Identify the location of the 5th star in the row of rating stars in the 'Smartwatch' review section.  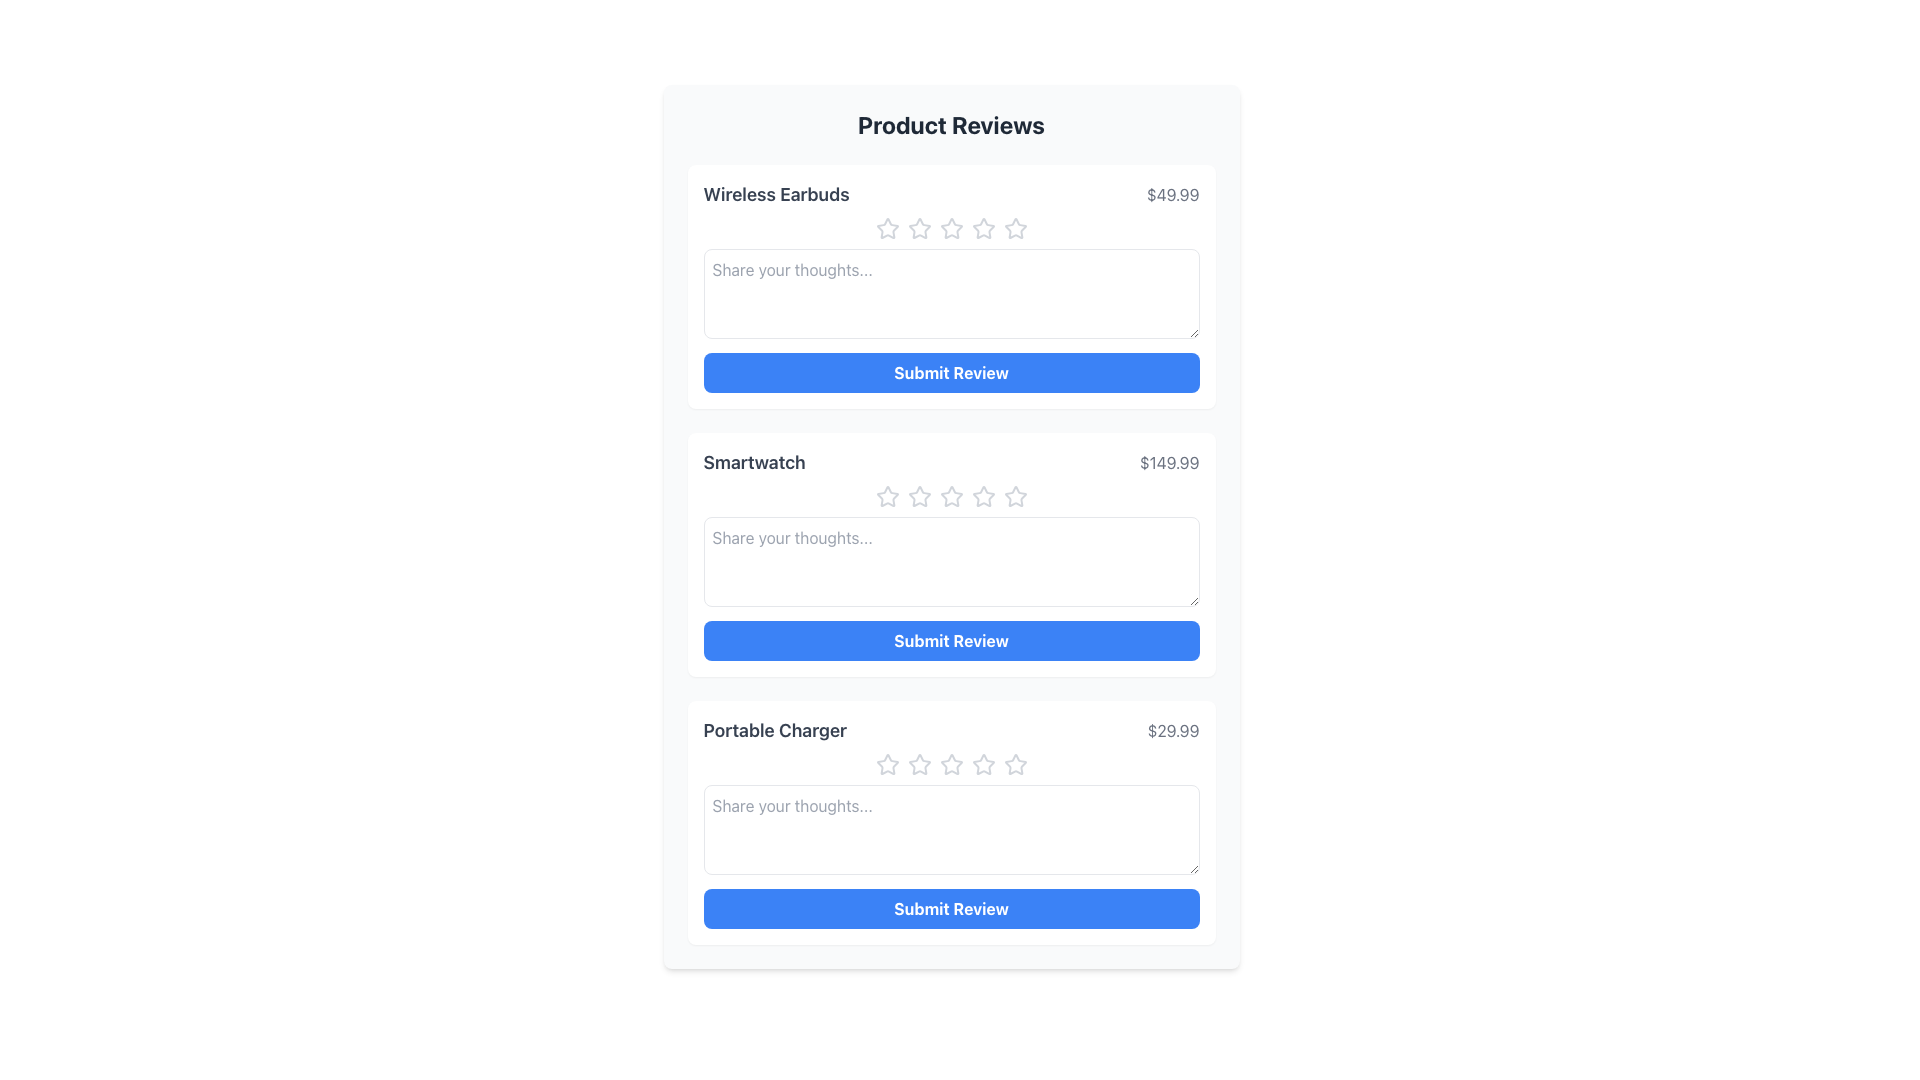
(1015, 496).